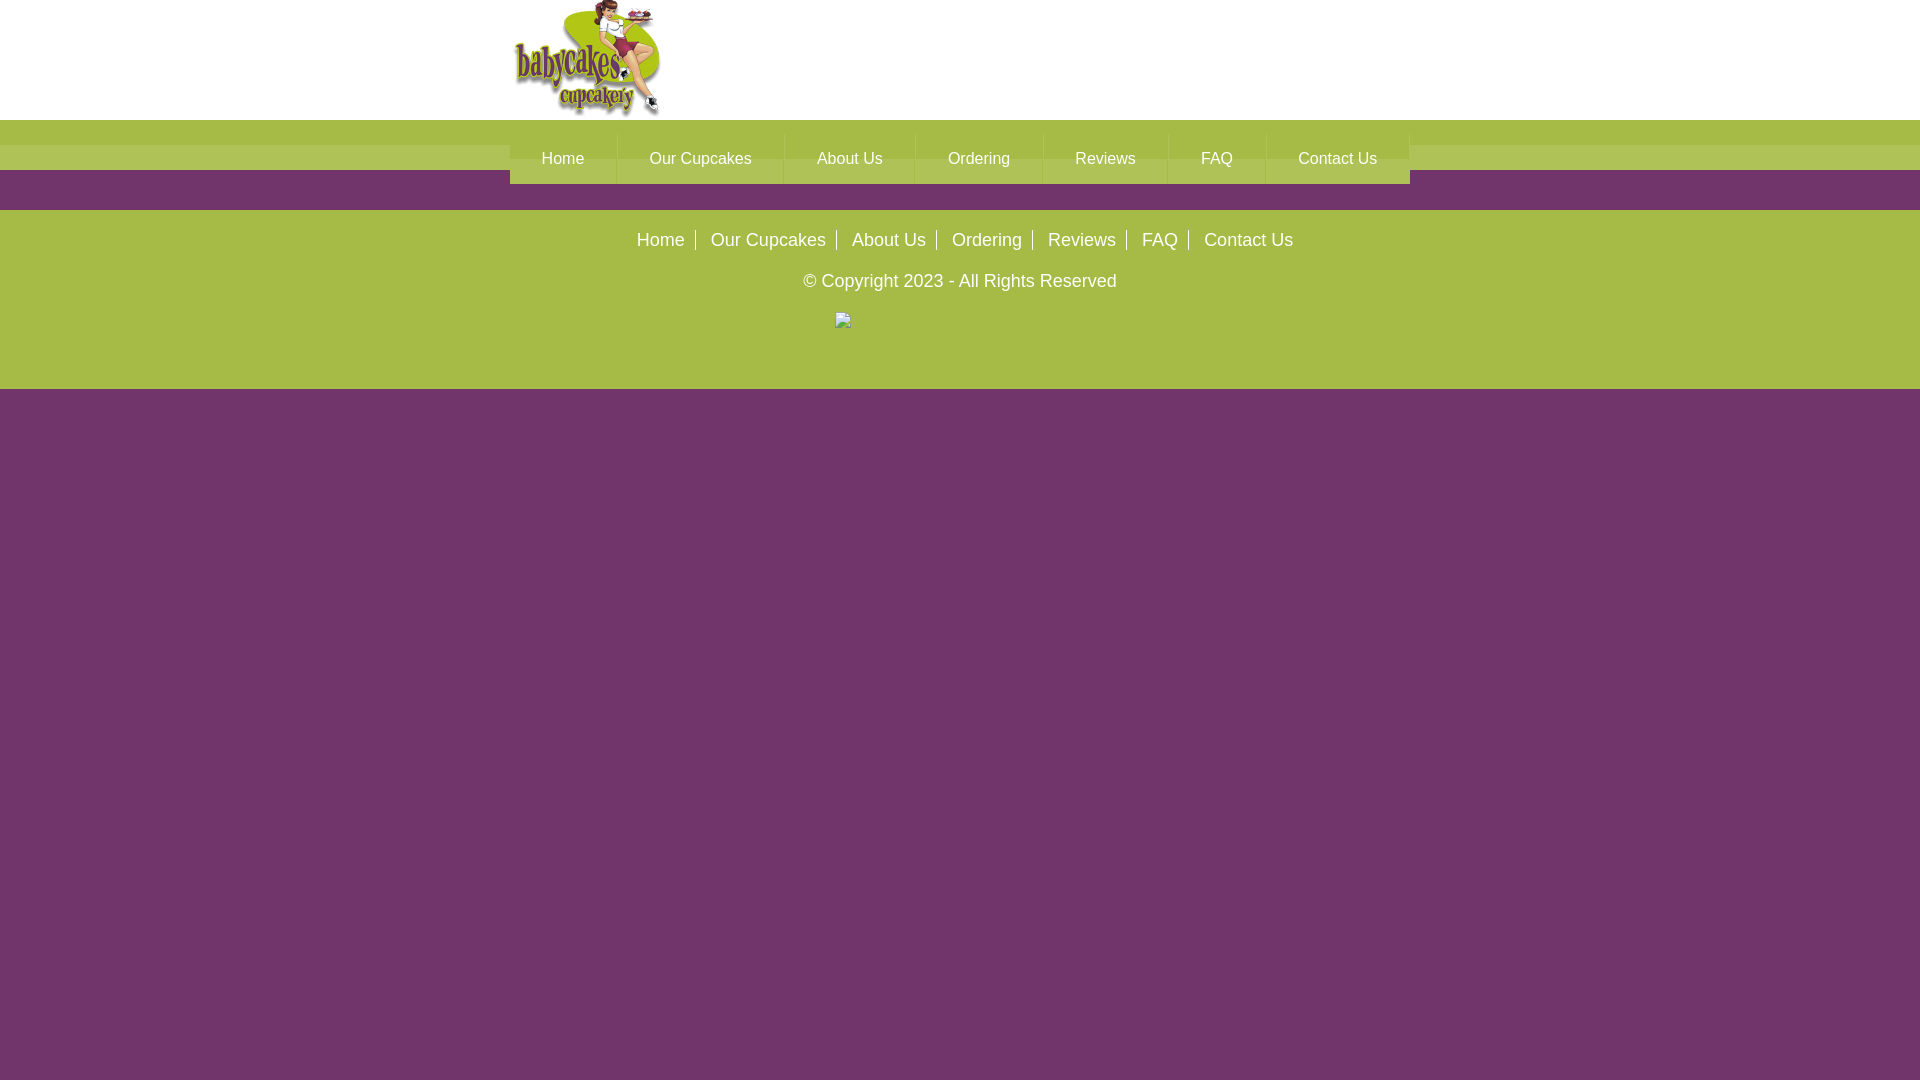 This screenshot has width=1920, height=1080. Describe the element at coordinates (1338, 157) in the screenshot. I see `'Contact Us'` at that location.